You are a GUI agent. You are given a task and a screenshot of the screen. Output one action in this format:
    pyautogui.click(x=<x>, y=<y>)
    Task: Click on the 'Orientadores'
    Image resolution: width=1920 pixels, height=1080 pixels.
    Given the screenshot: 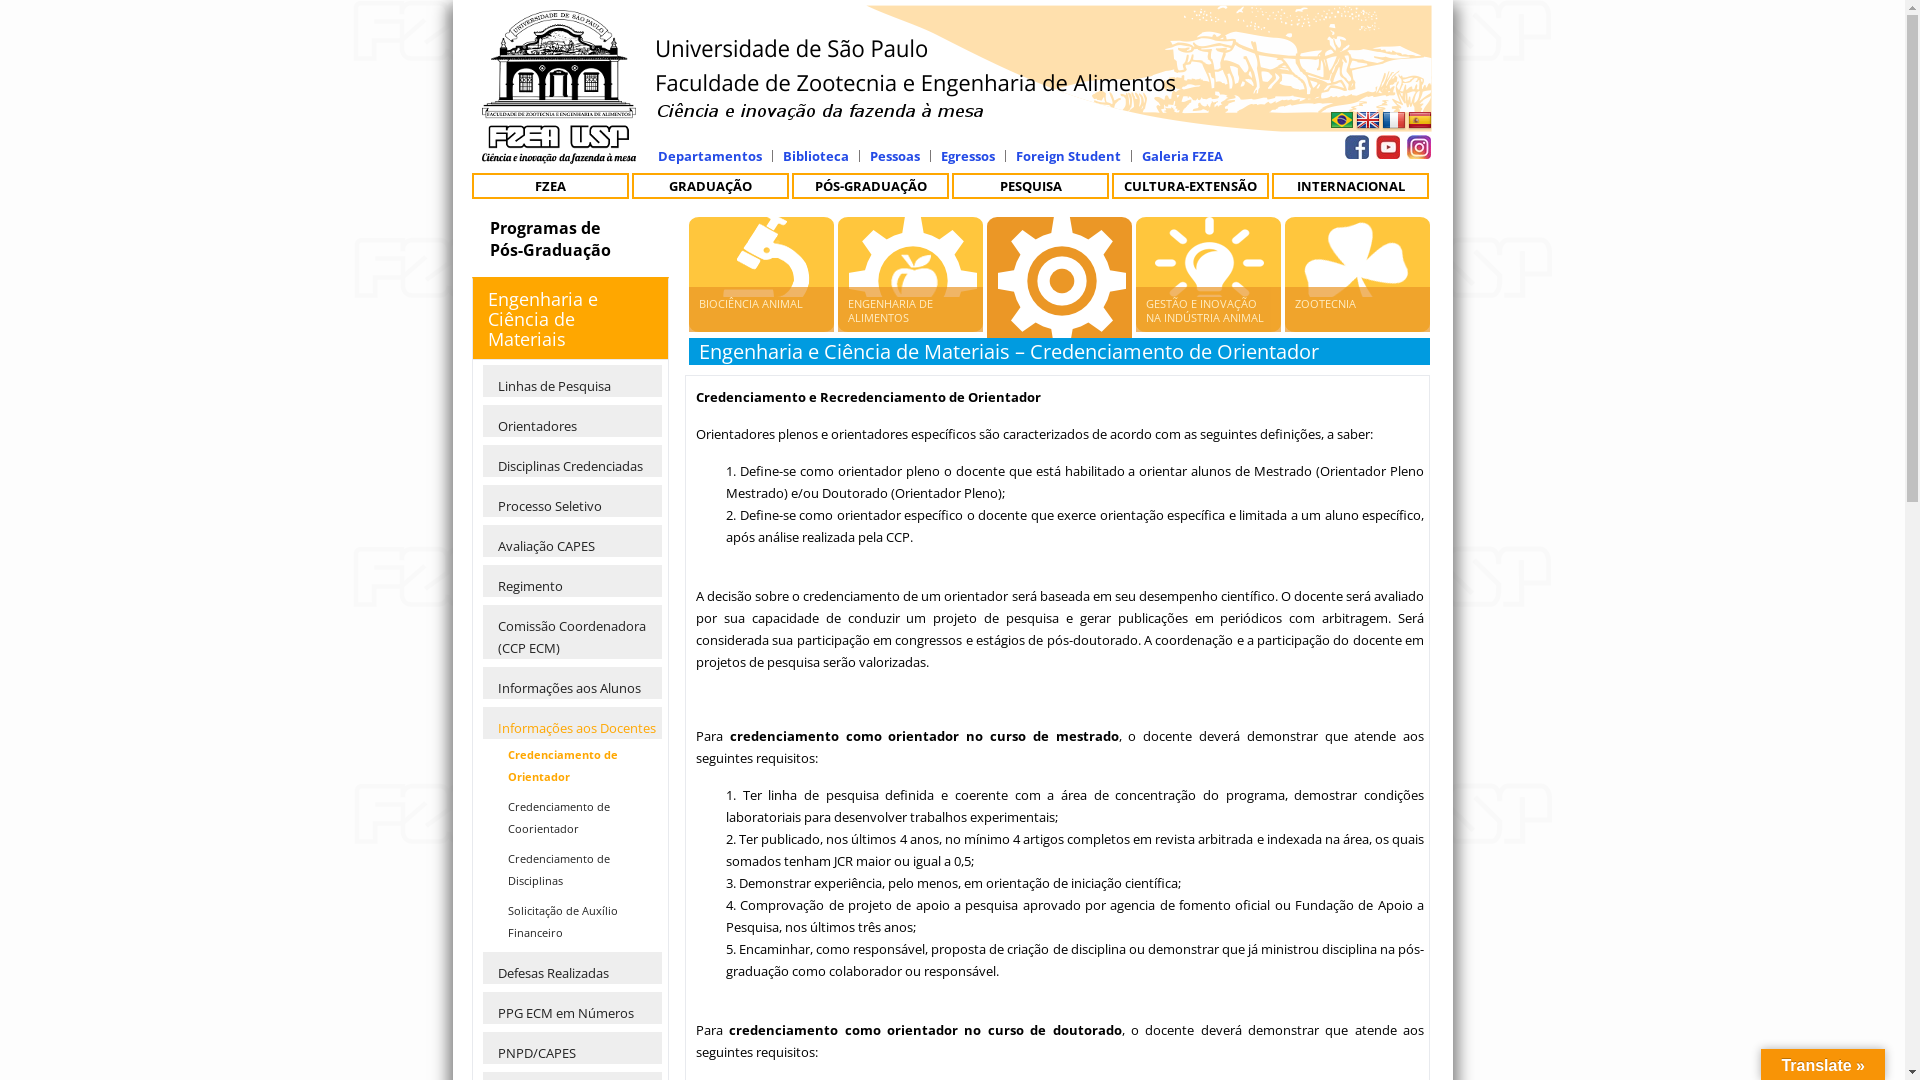 What is the action you would take?
    pyautogui.click(x=483, y=419)
    